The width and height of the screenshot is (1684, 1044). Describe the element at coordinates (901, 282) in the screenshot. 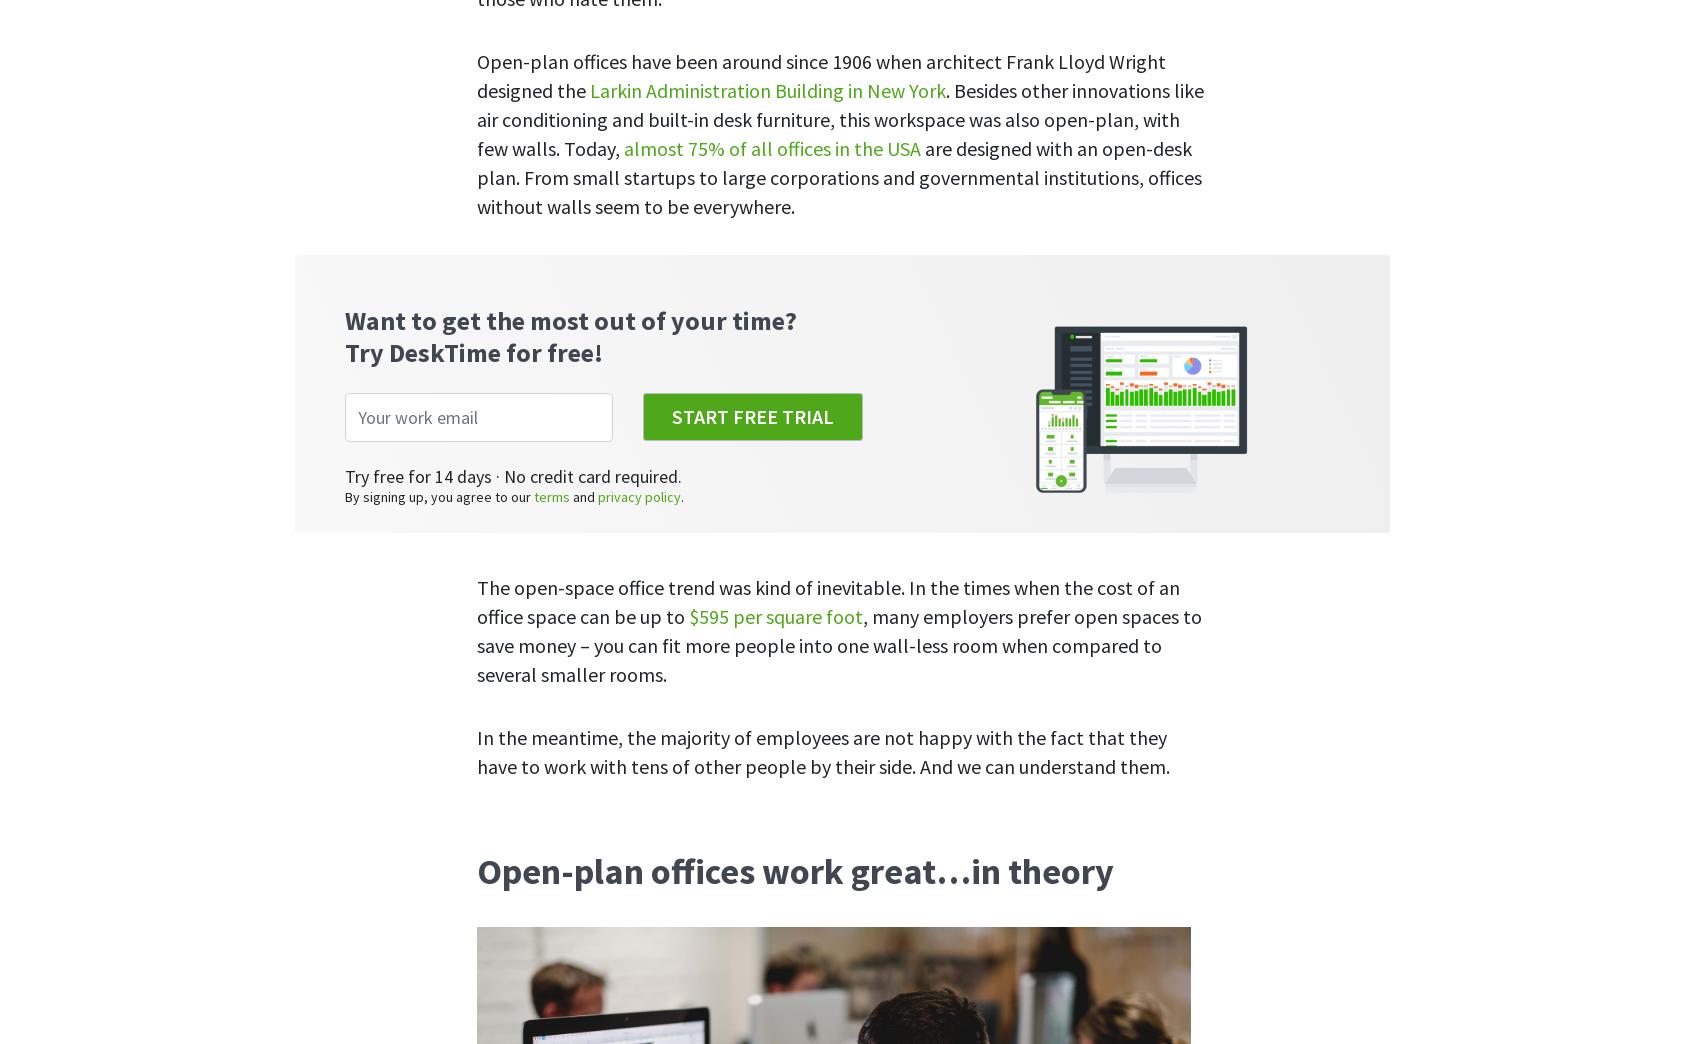

I see `'privacy policy'` at that location.